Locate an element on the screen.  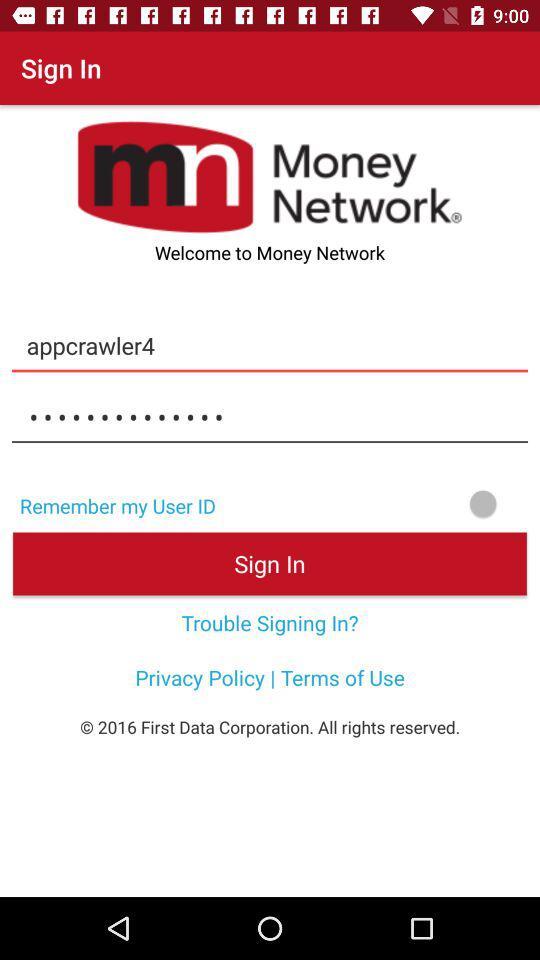
the item above the remember my user icon is located at coordinates (270, 416).